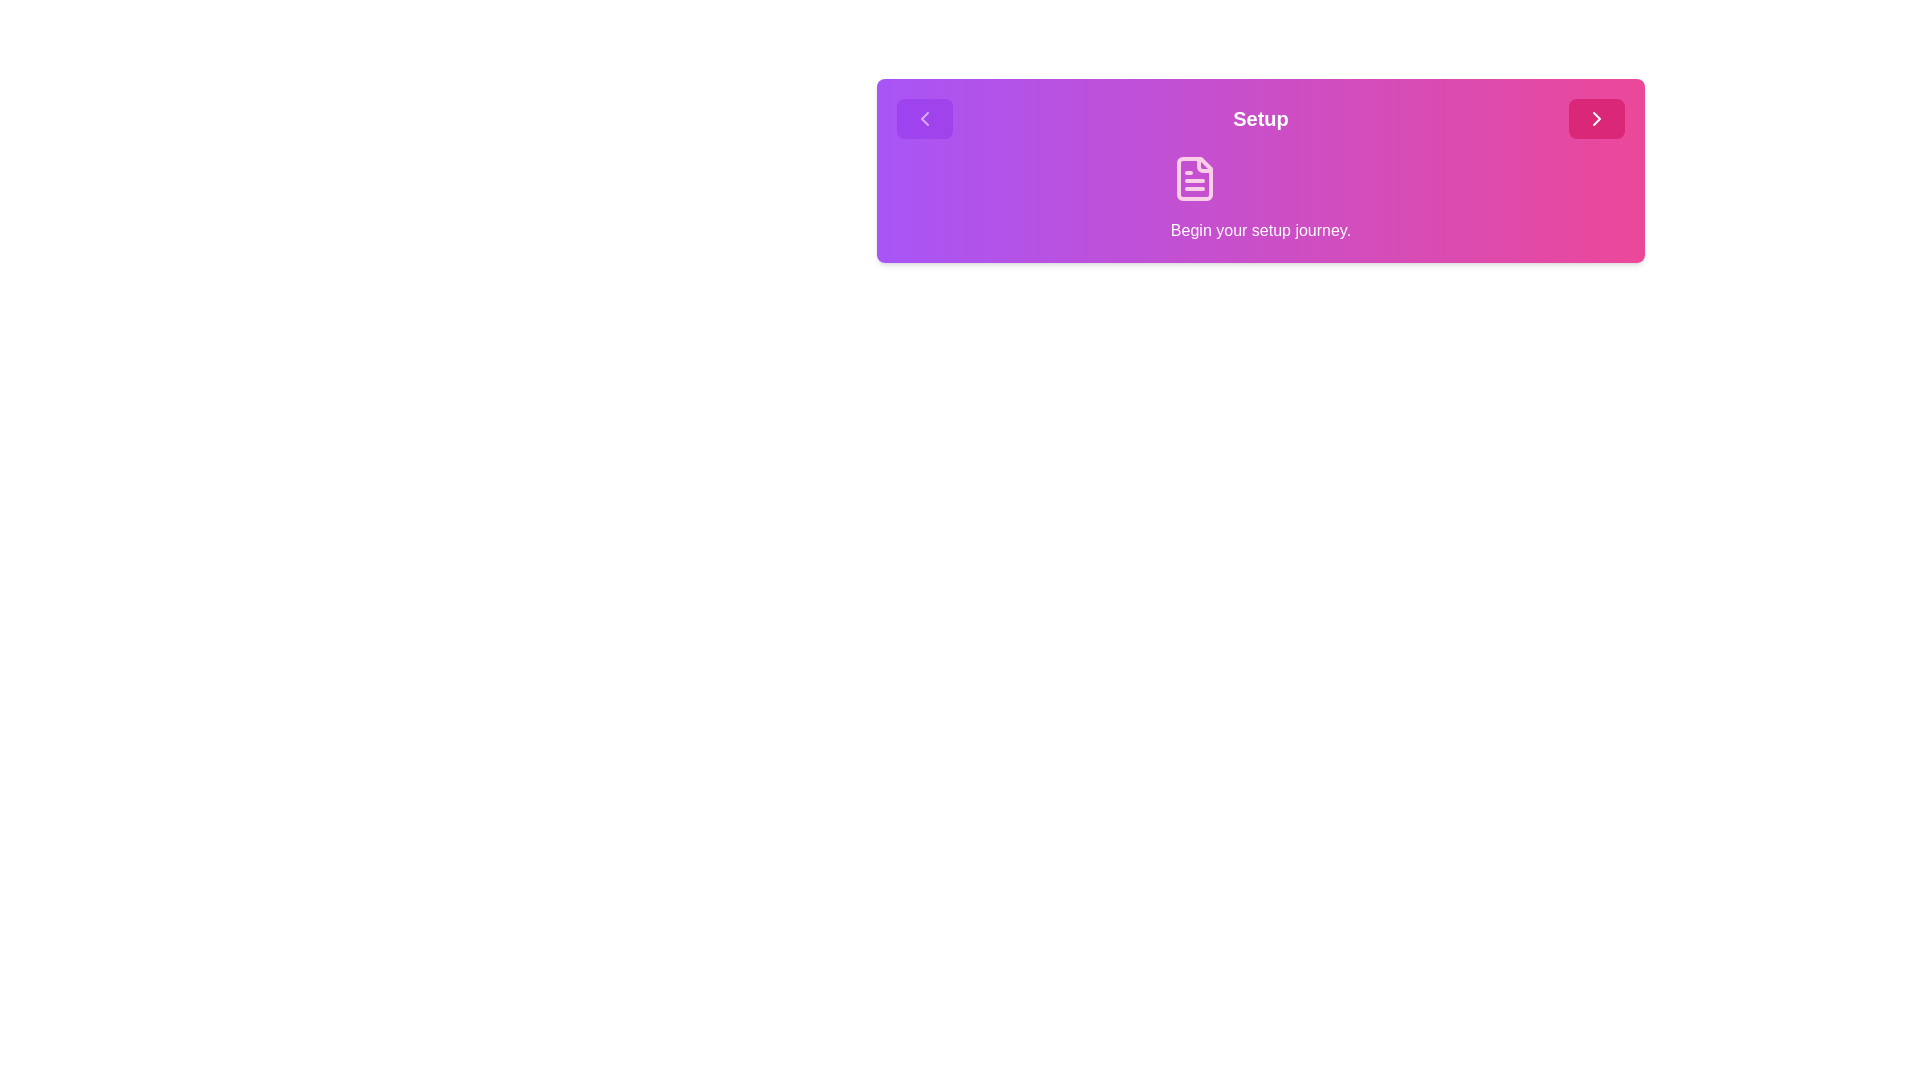 This screenshot has width=1920, height=1080. Describe the element at coordinates (1596, 119) in the screenshot. I see `the forward button to navigate to the next step` at that location.